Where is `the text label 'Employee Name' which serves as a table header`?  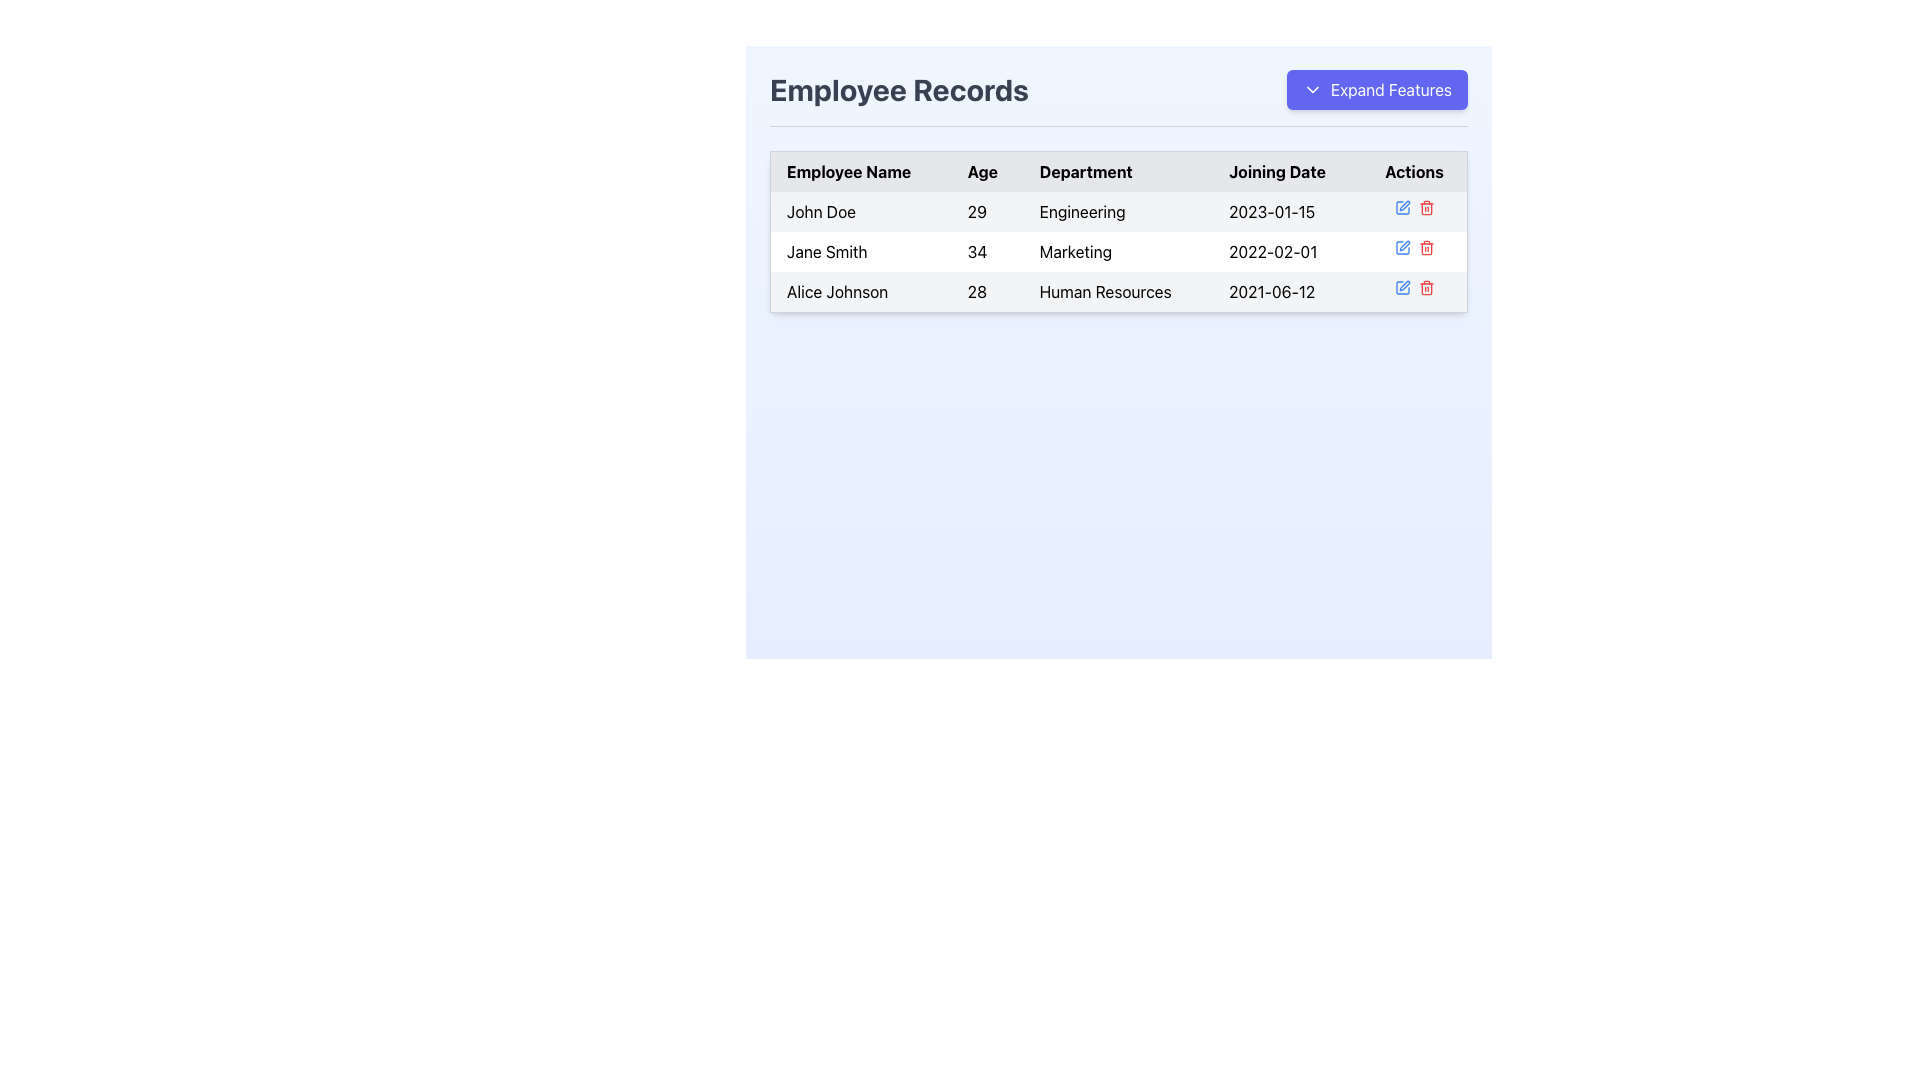 the text label 'Employee Name' which serves as a table header is located at coordinates (861, 170).